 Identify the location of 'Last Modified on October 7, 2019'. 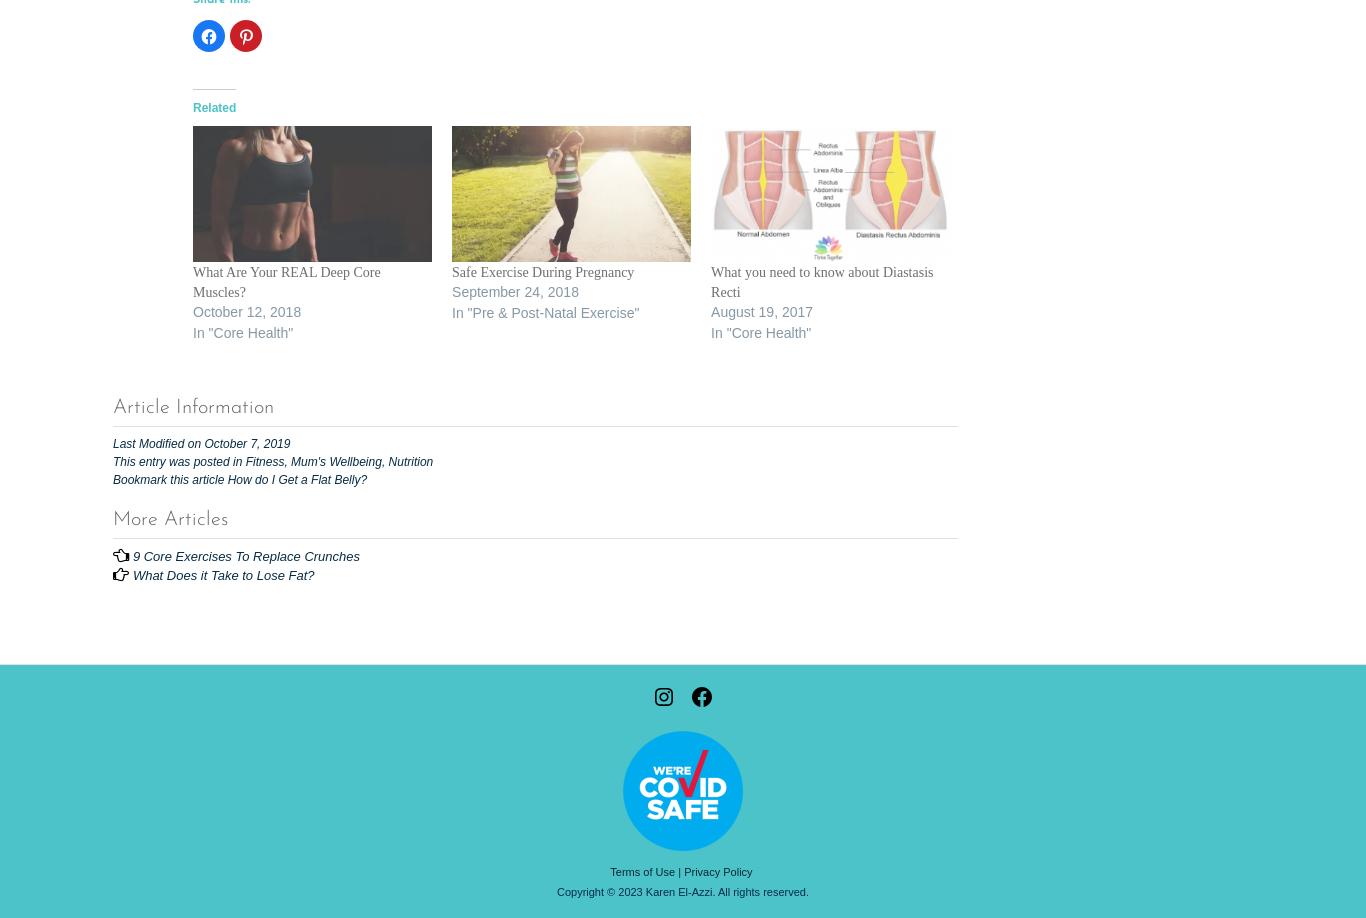
(112, 443).